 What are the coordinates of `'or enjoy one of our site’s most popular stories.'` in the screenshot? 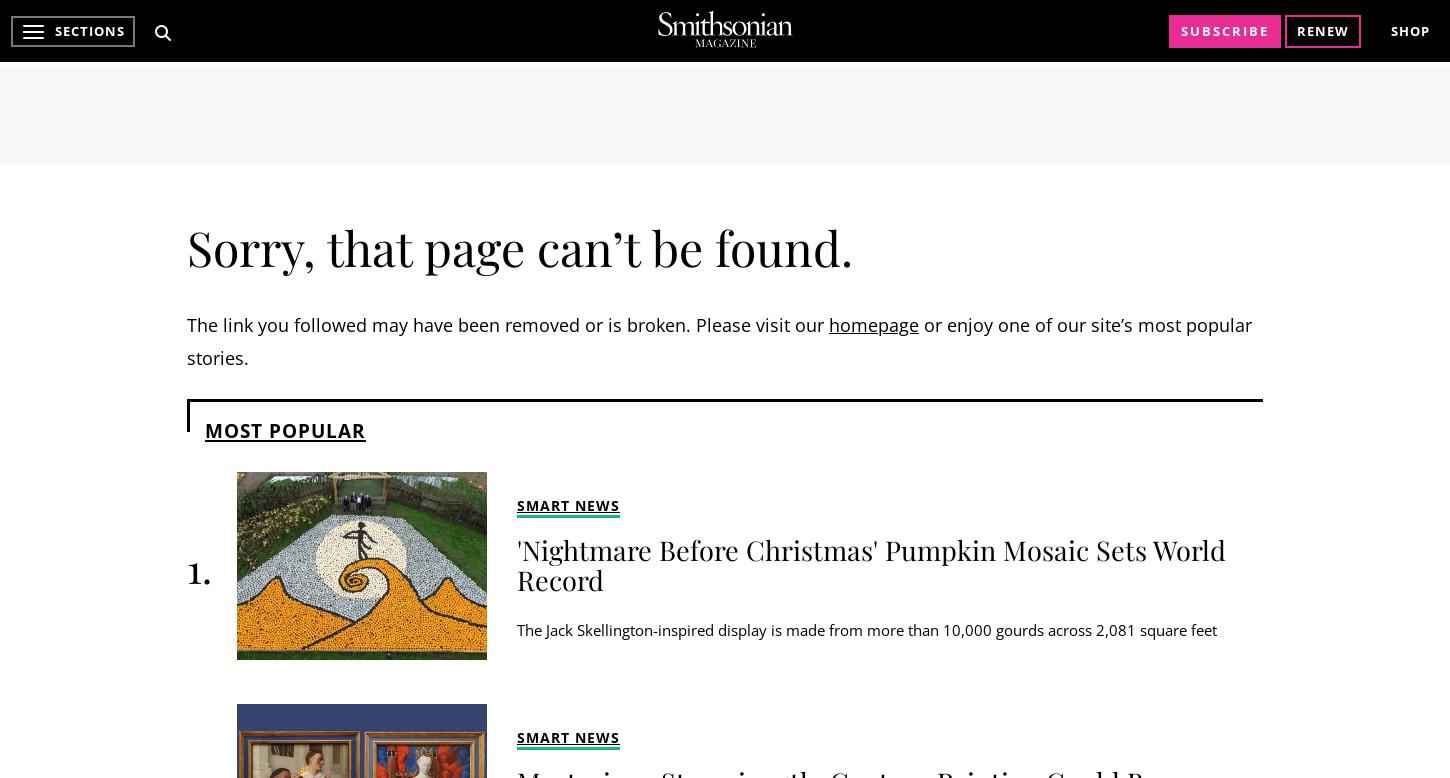 It's located at (718, 339).